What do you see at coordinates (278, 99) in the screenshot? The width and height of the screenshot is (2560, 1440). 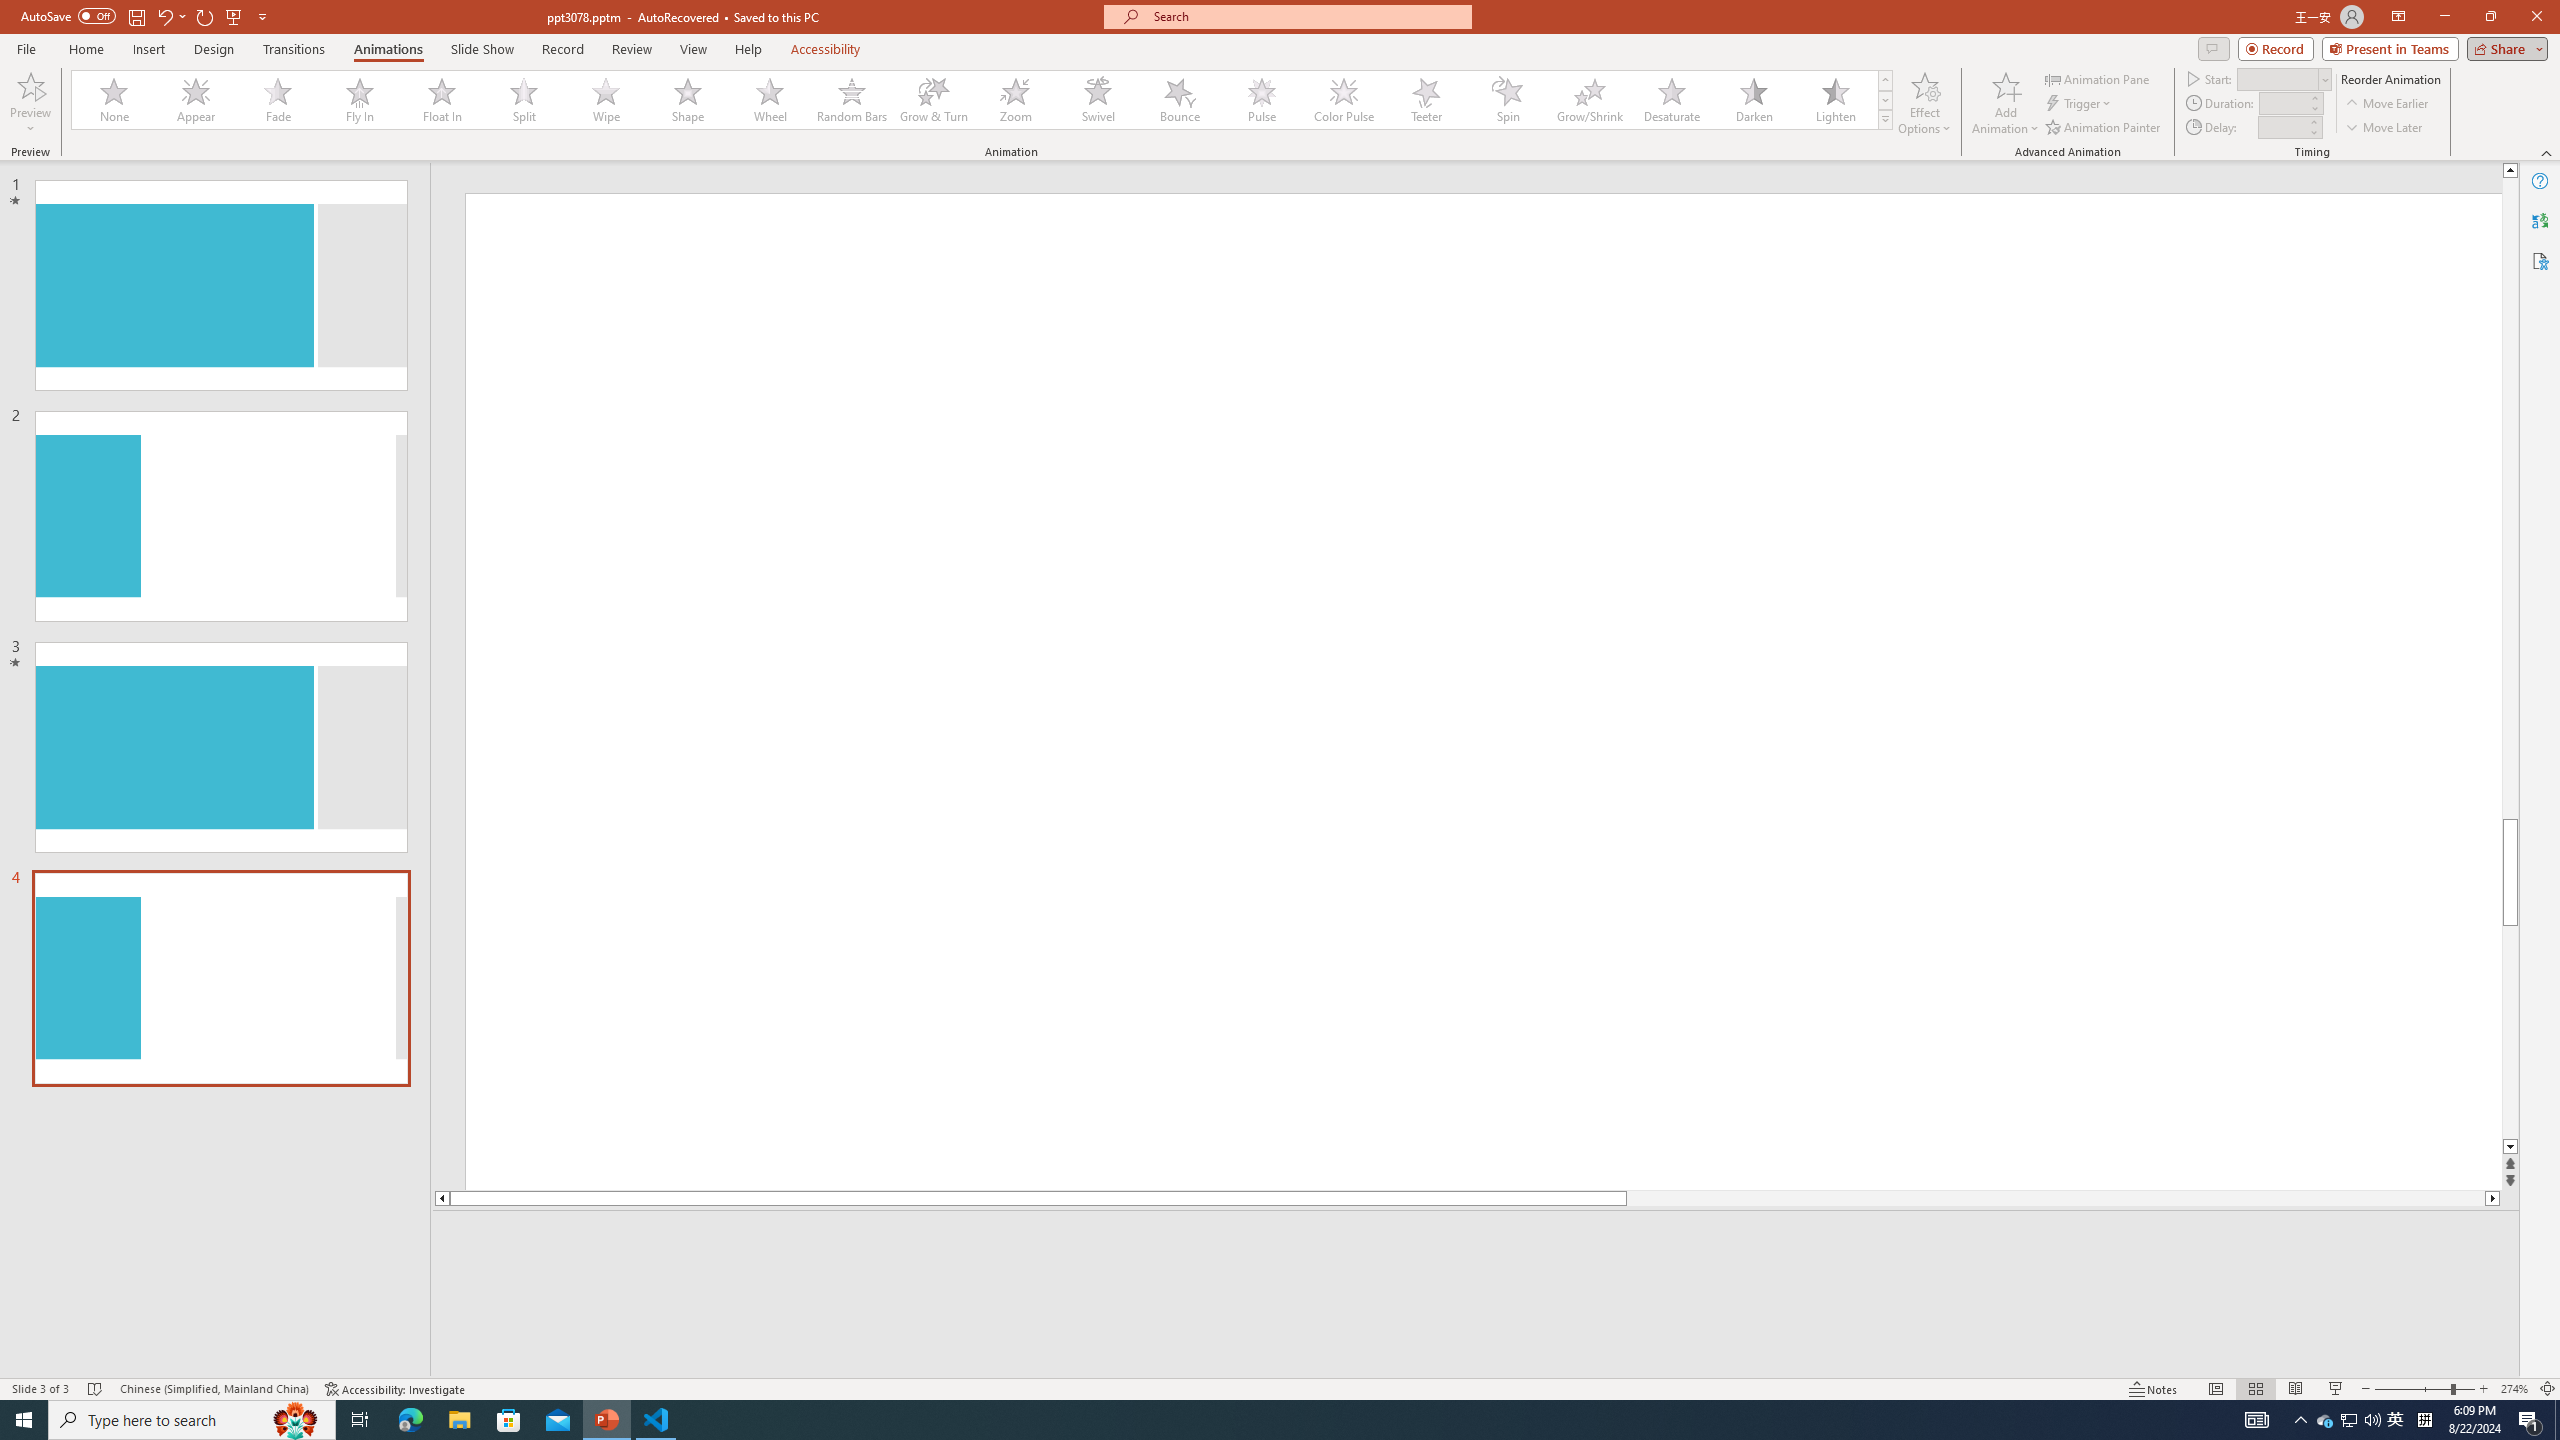 I see `'Fade'` at bounding box center [278, 99].